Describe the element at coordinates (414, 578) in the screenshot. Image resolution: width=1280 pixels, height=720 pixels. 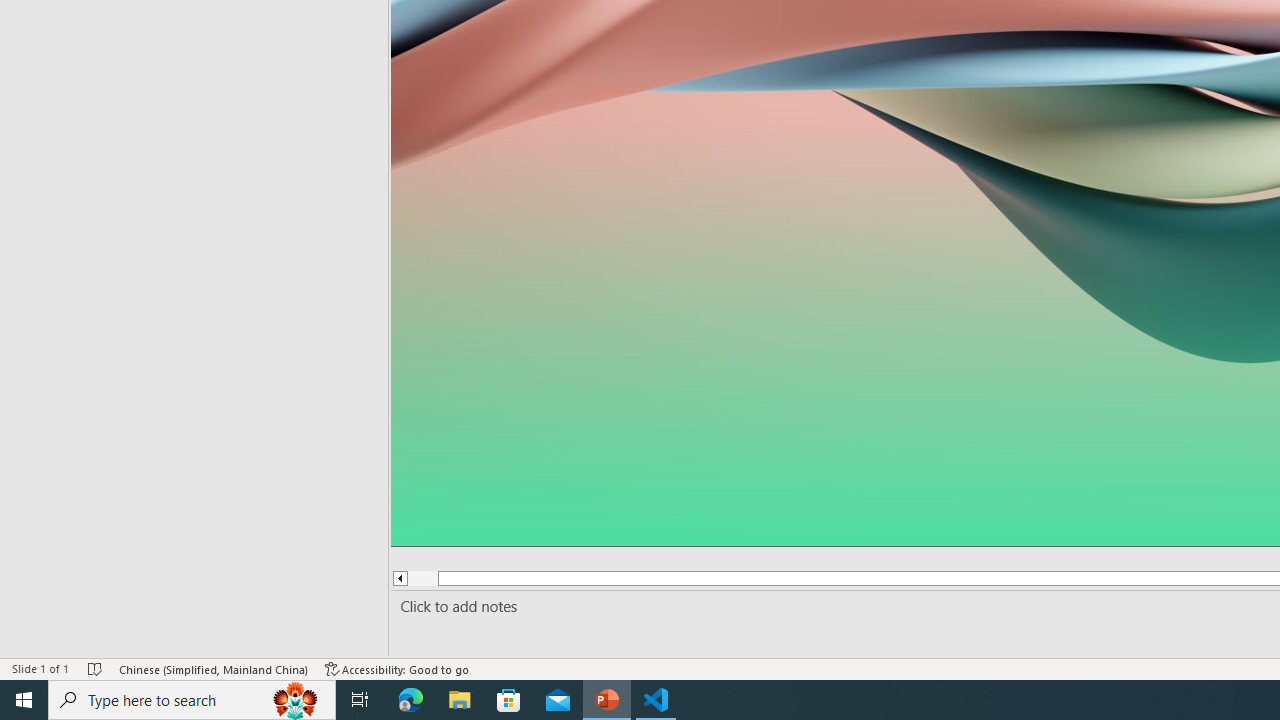
I see `'Page up'` at that location.